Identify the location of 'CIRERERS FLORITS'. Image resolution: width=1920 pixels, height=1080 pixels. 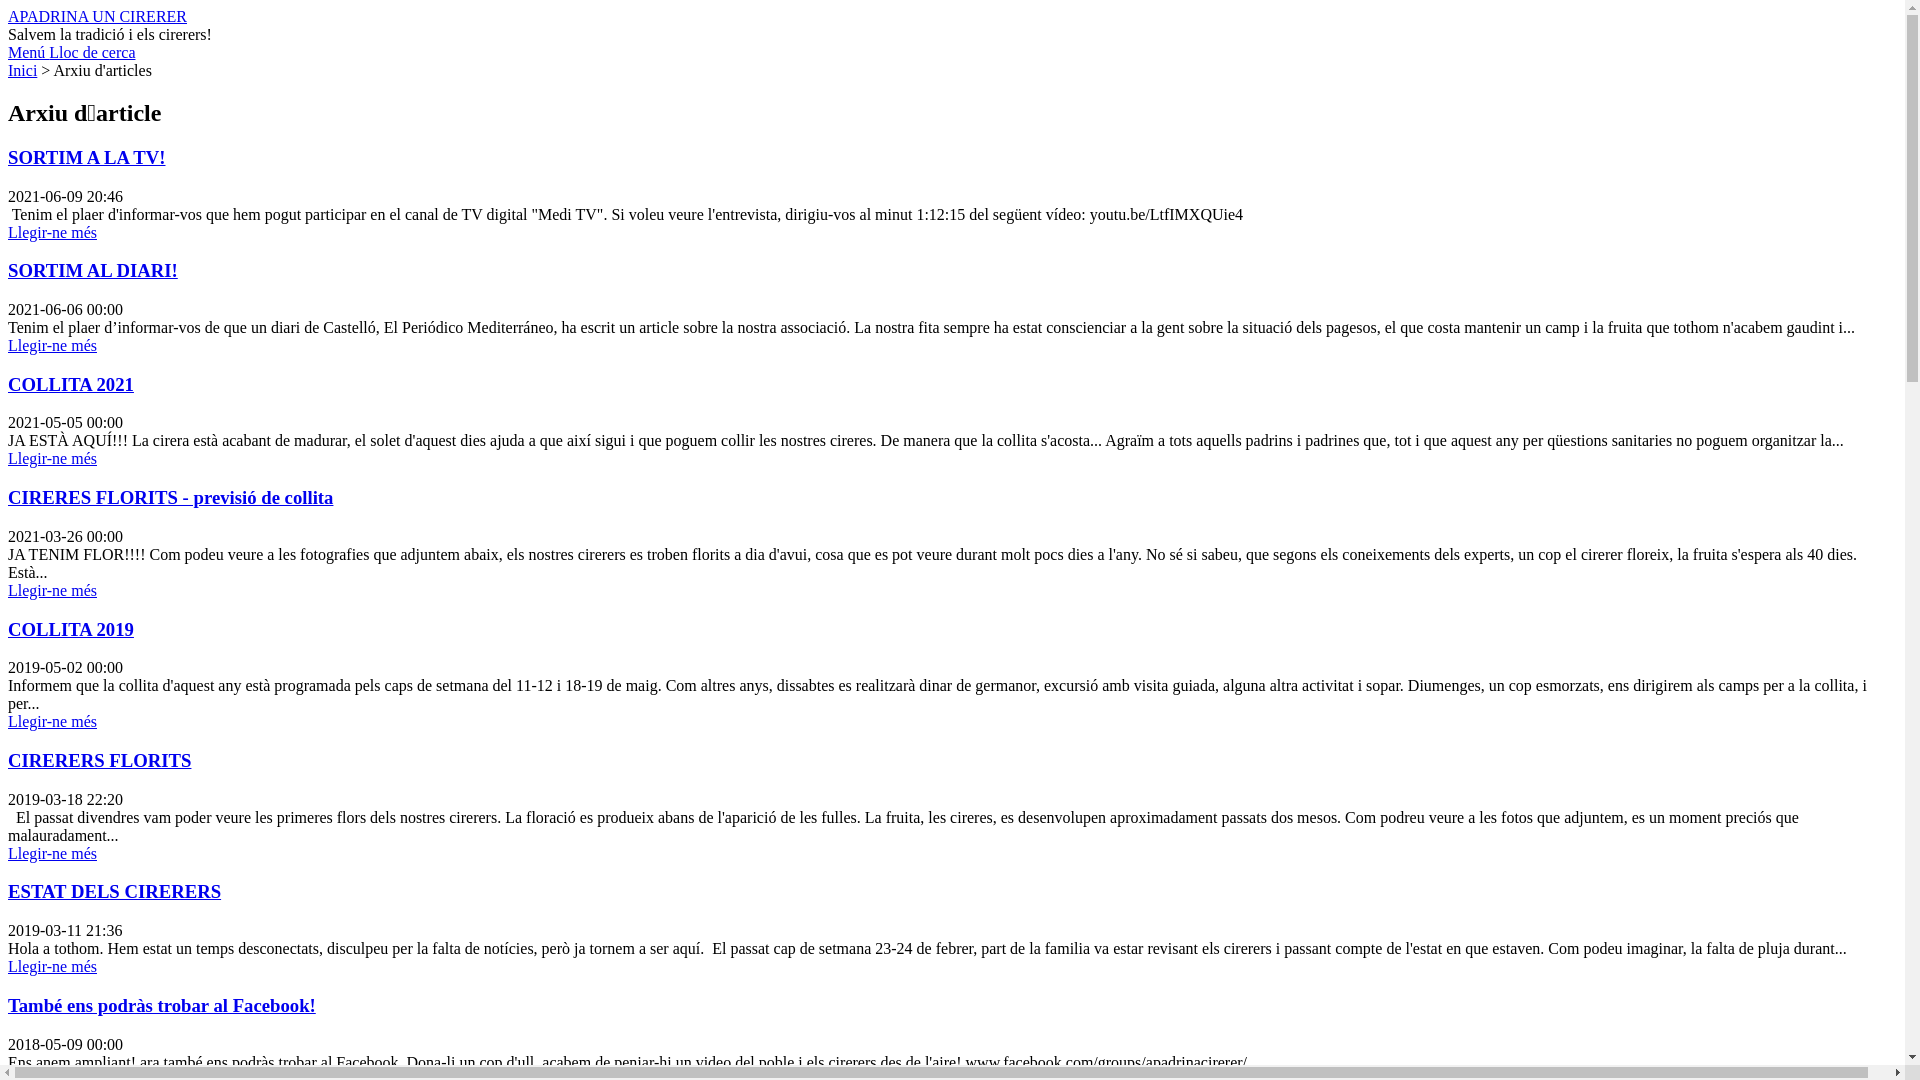
(98, 760).